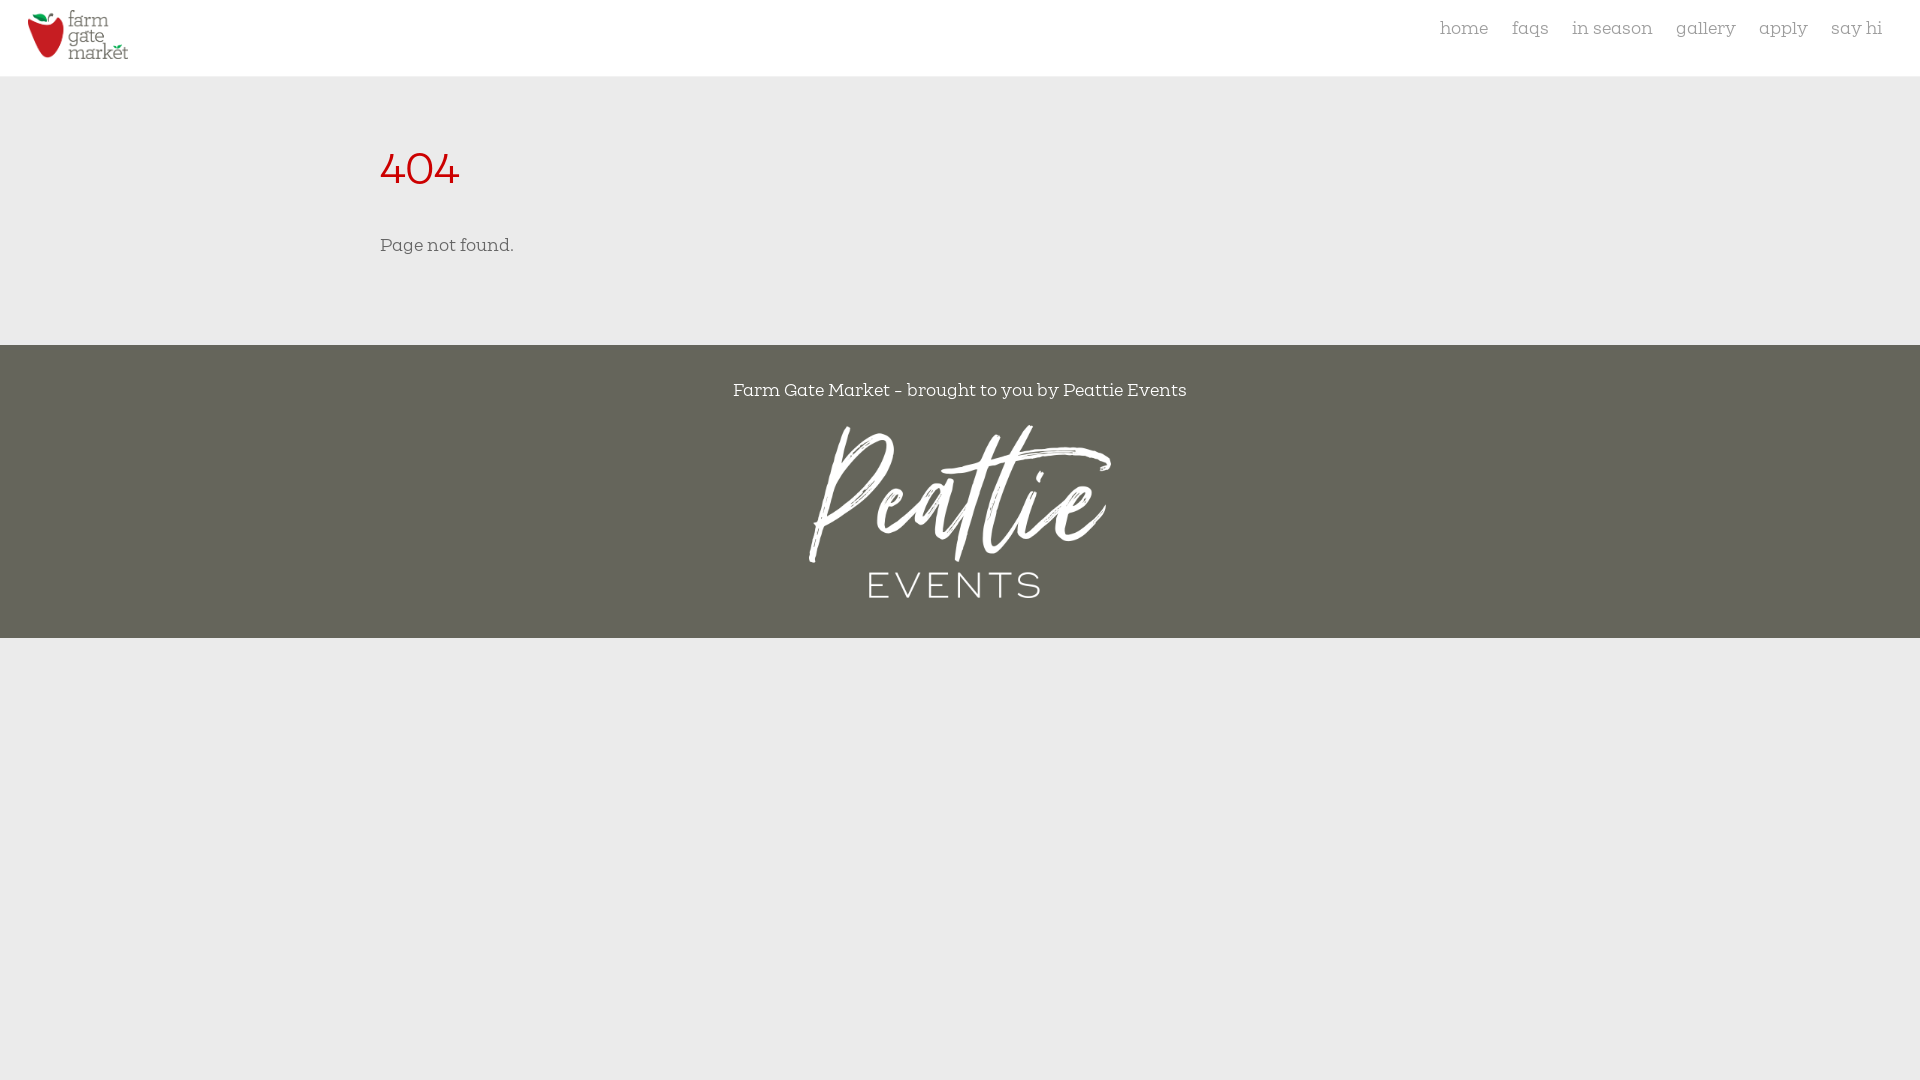 This screenshot has height=1080, width=1920. Describe the element at coordinates (77, 47) in the screenshot. I see `'Farm Gate Market'` at that location.